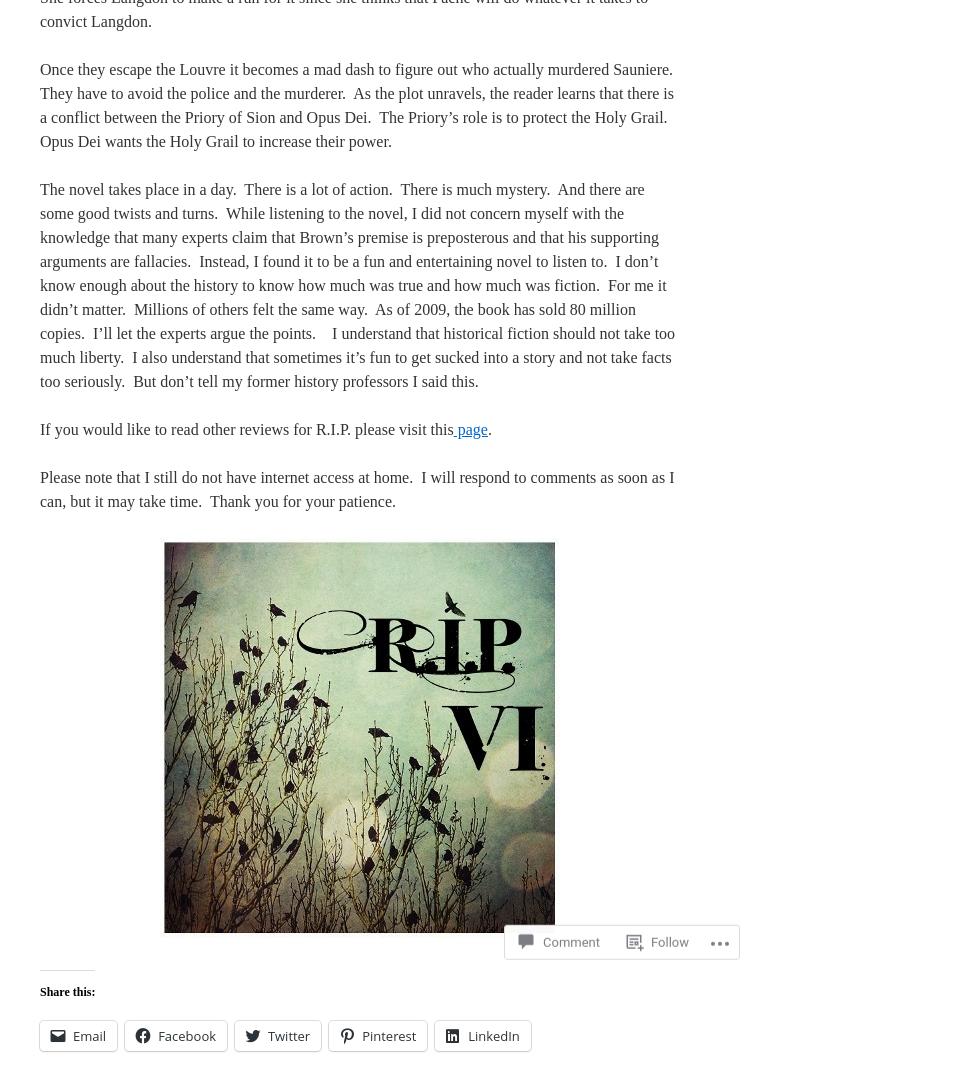  Describe the element at coordinates (67, 992) in the screenshot. I see `'Share this:'` at that location.